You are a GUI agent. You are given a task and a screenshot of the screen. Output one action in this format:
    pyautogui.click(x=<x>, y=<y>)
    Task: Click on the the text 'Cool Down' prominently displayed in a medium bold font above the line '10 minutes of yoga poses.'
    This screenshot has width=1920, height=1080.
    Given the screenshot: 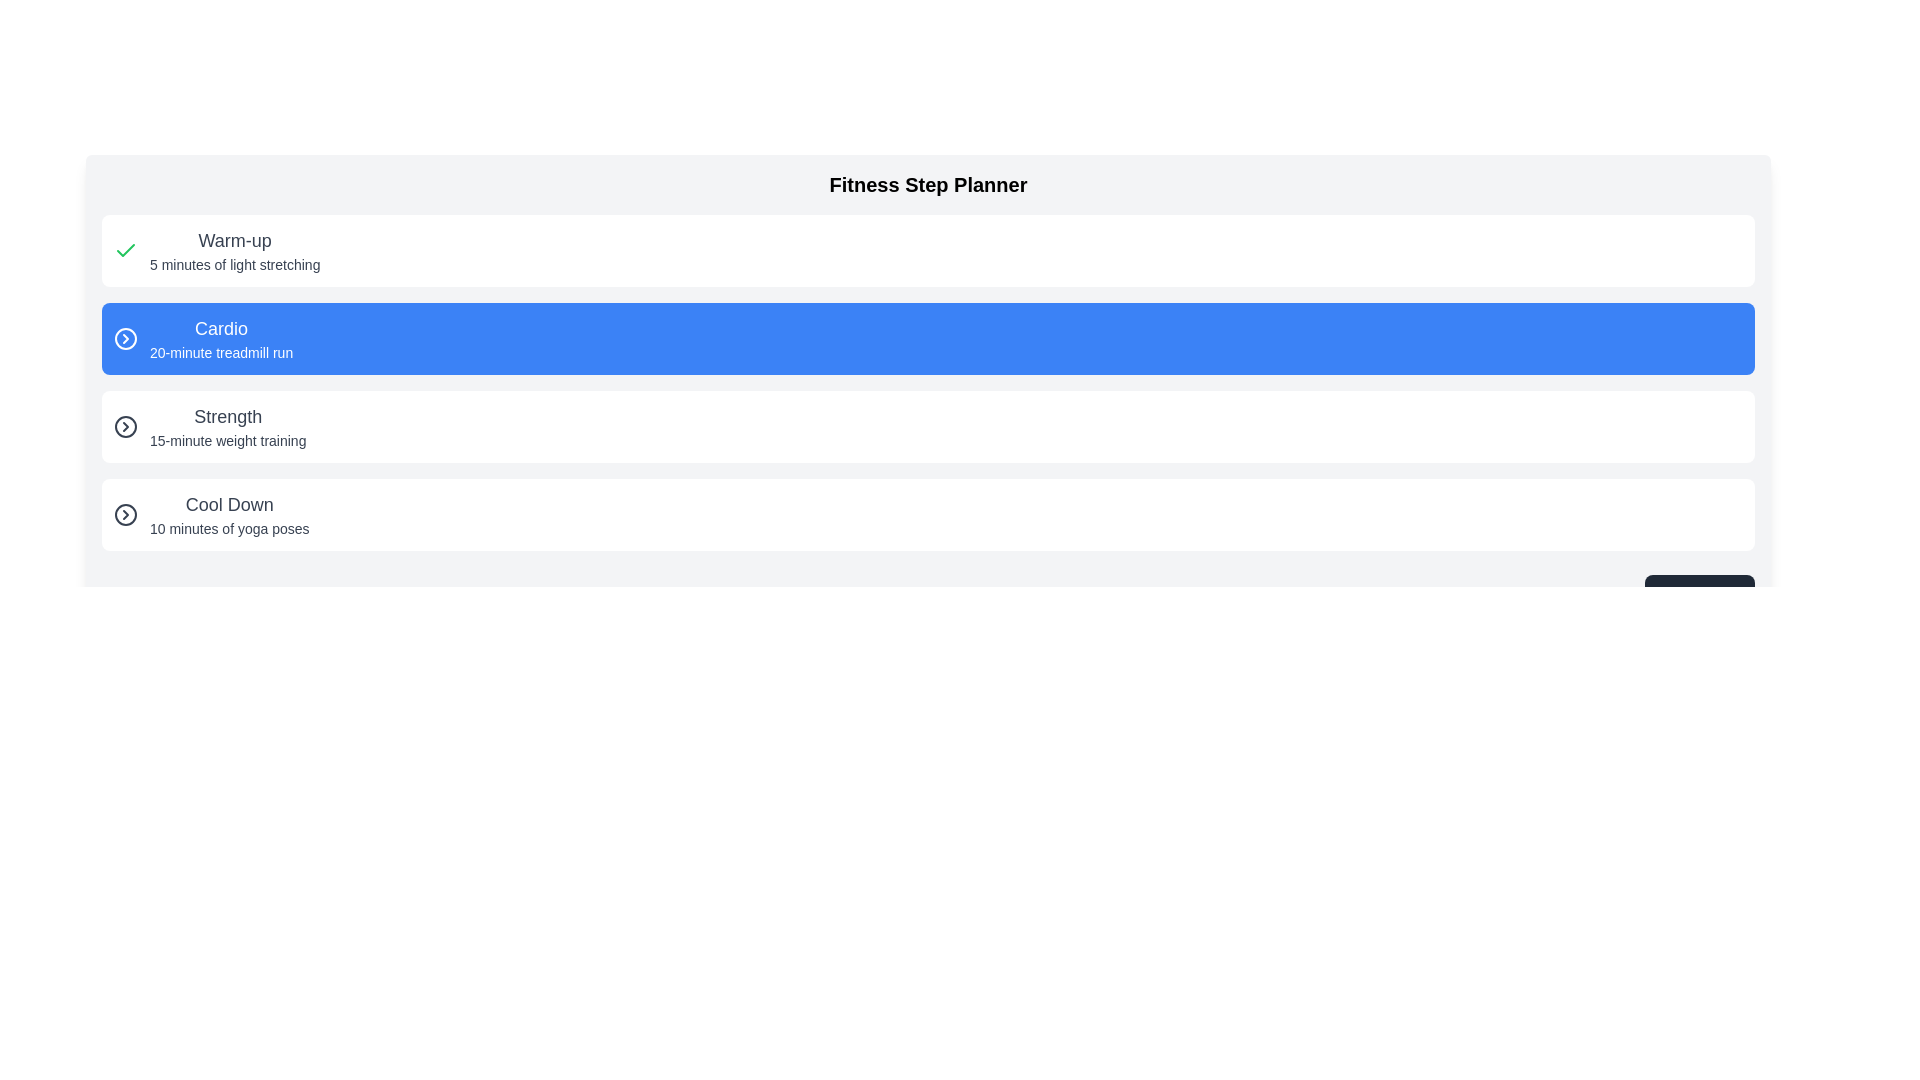 What is the action you would take?
    pyautogui.click(x=229, y=504)
    